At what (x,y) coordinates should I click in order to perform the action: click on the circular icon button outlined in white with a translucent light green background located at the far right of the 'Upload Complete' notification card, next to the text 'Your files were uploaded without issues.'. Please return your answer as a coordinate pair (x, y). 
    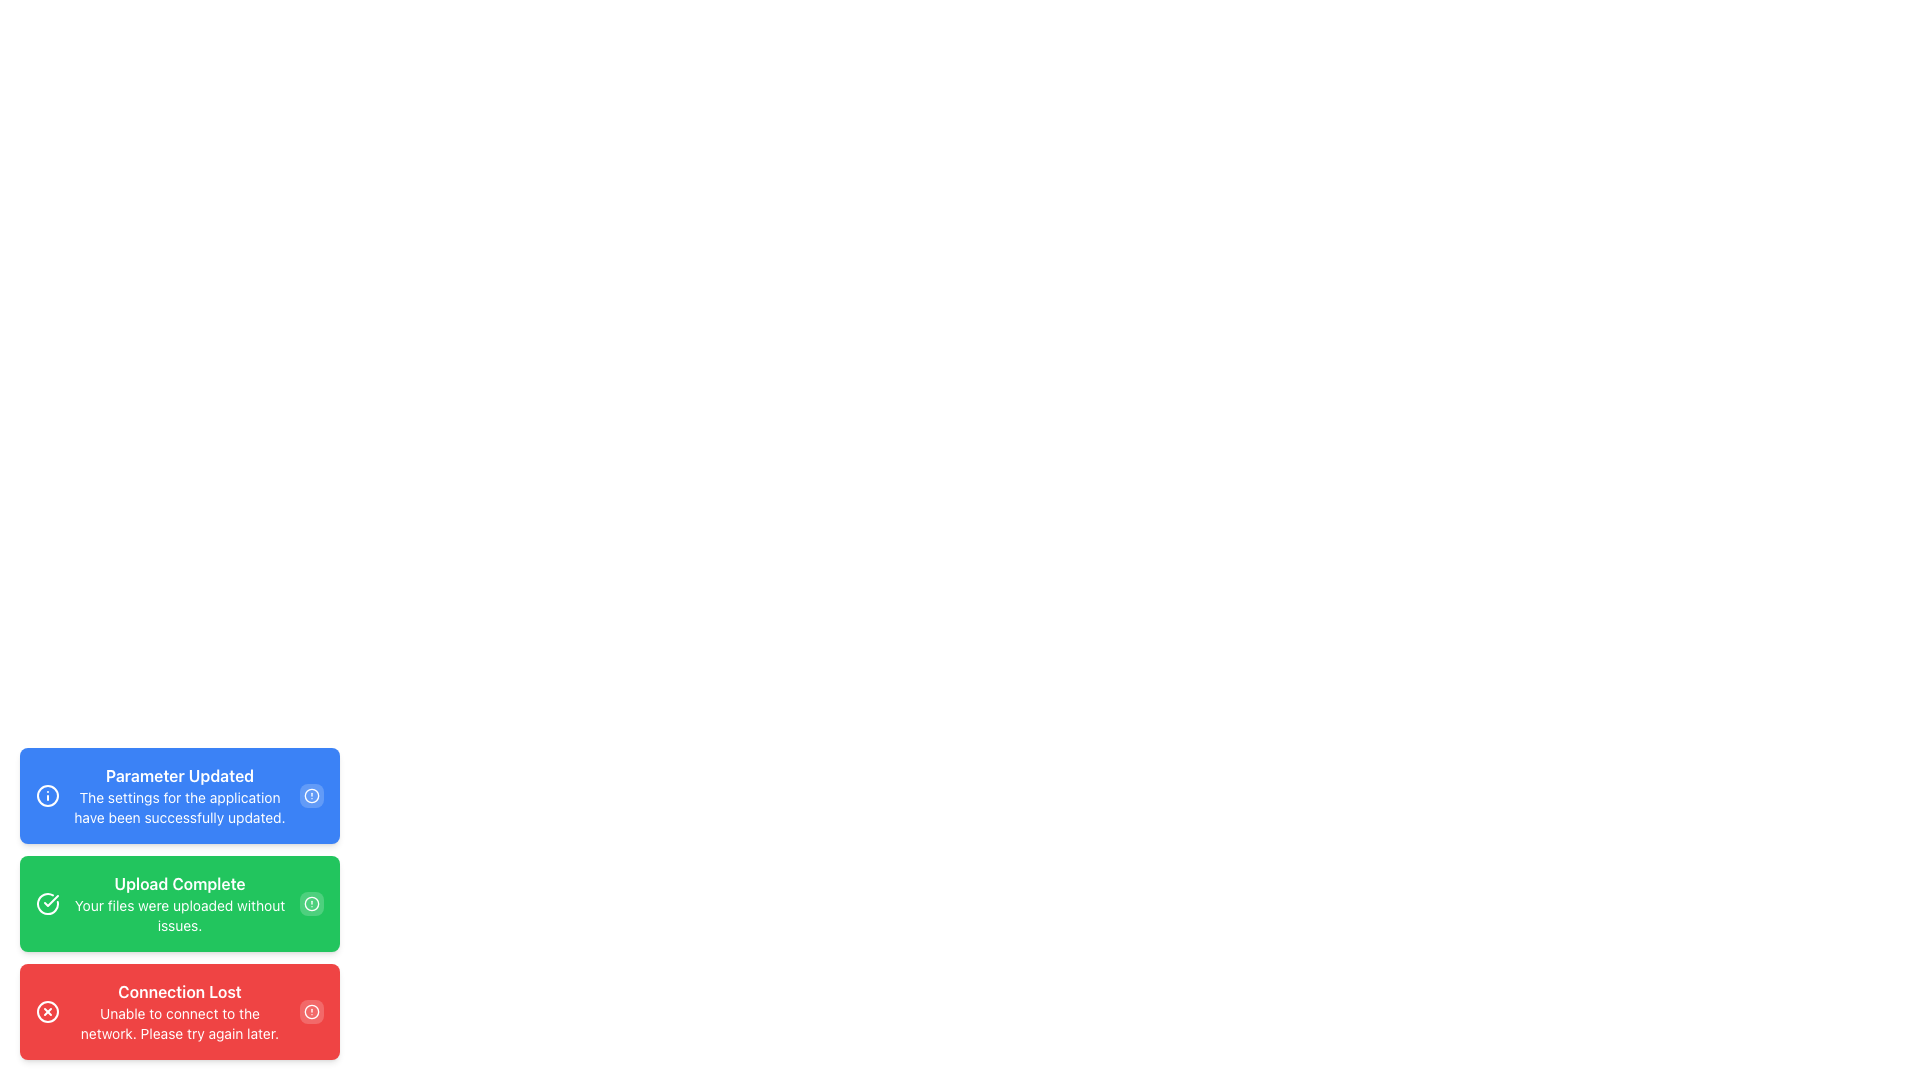
    Looking at the image, I should click on (311, 903).